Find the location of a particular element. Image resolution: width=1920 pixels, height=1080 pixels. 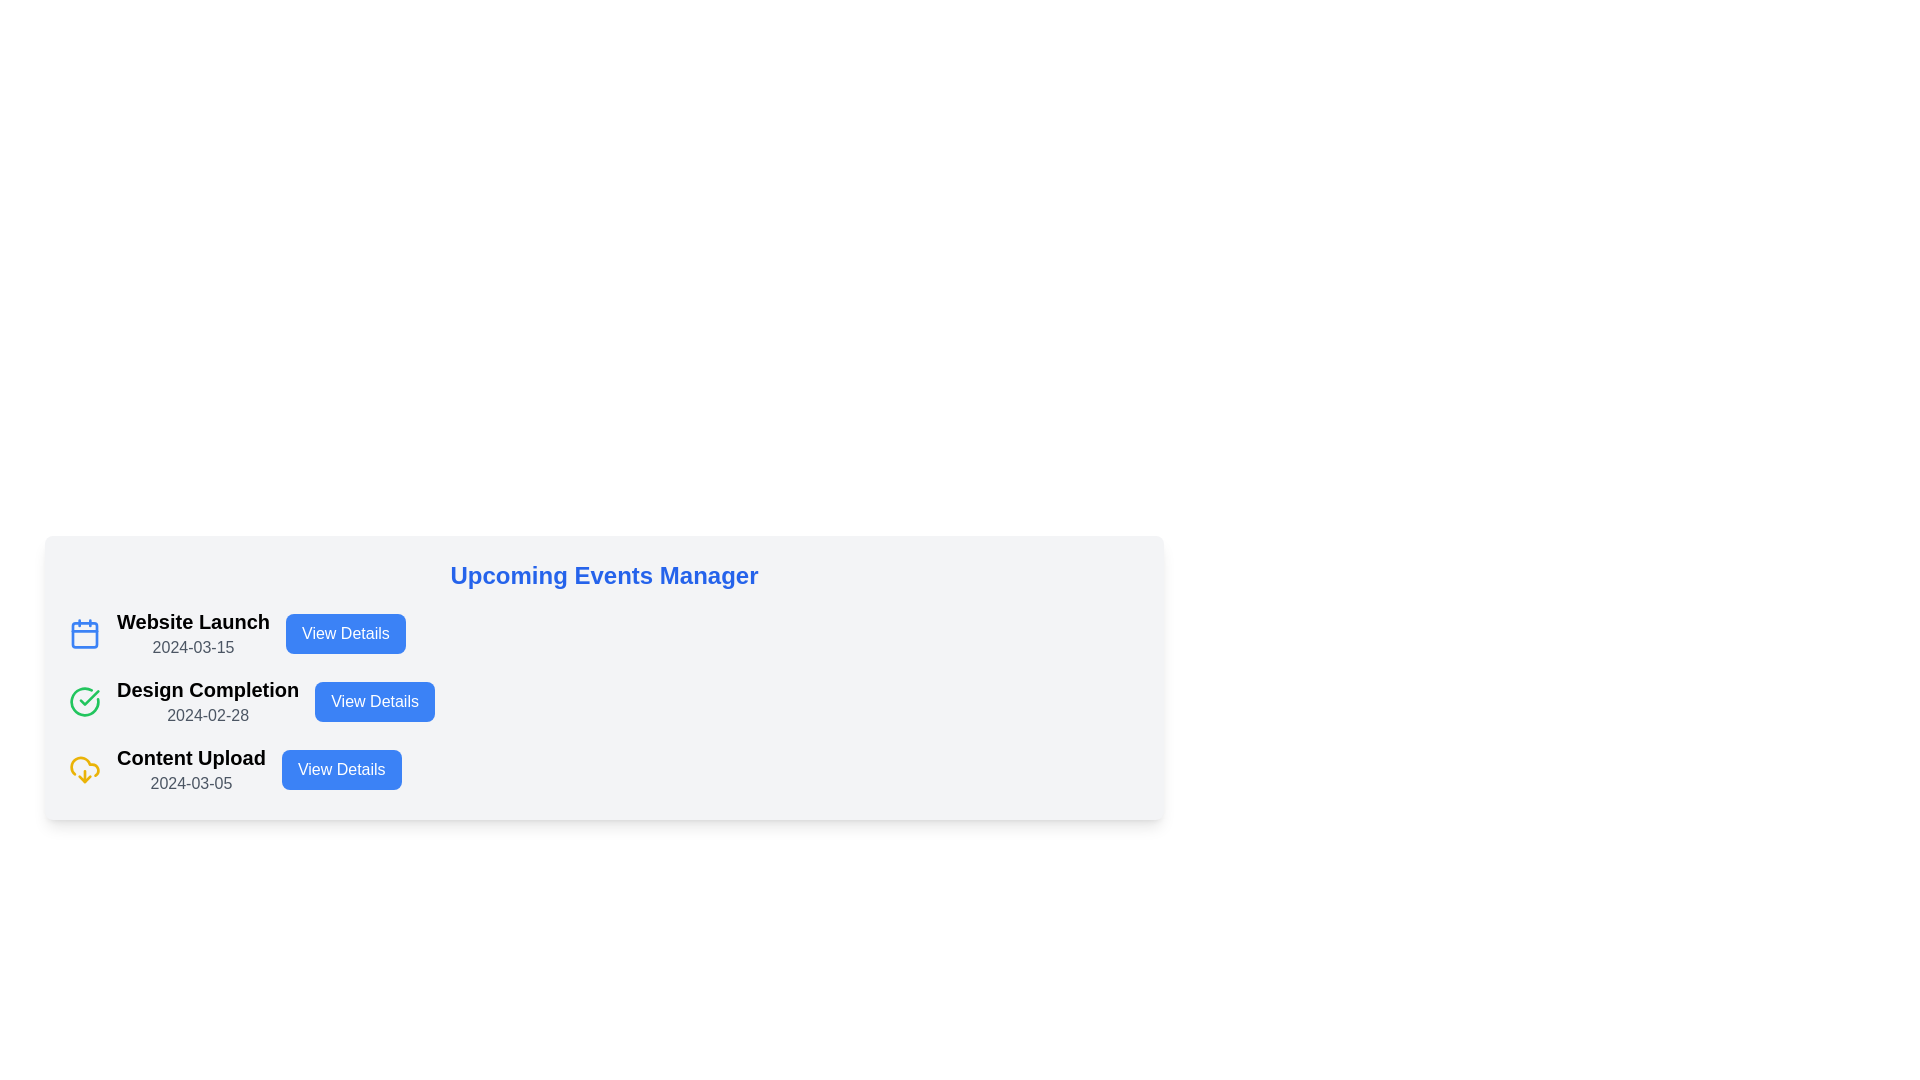

the text label displaying 'Website Launch' which is the primary content of the first item in the list of upcoming events is located at coordinates (193, 620).